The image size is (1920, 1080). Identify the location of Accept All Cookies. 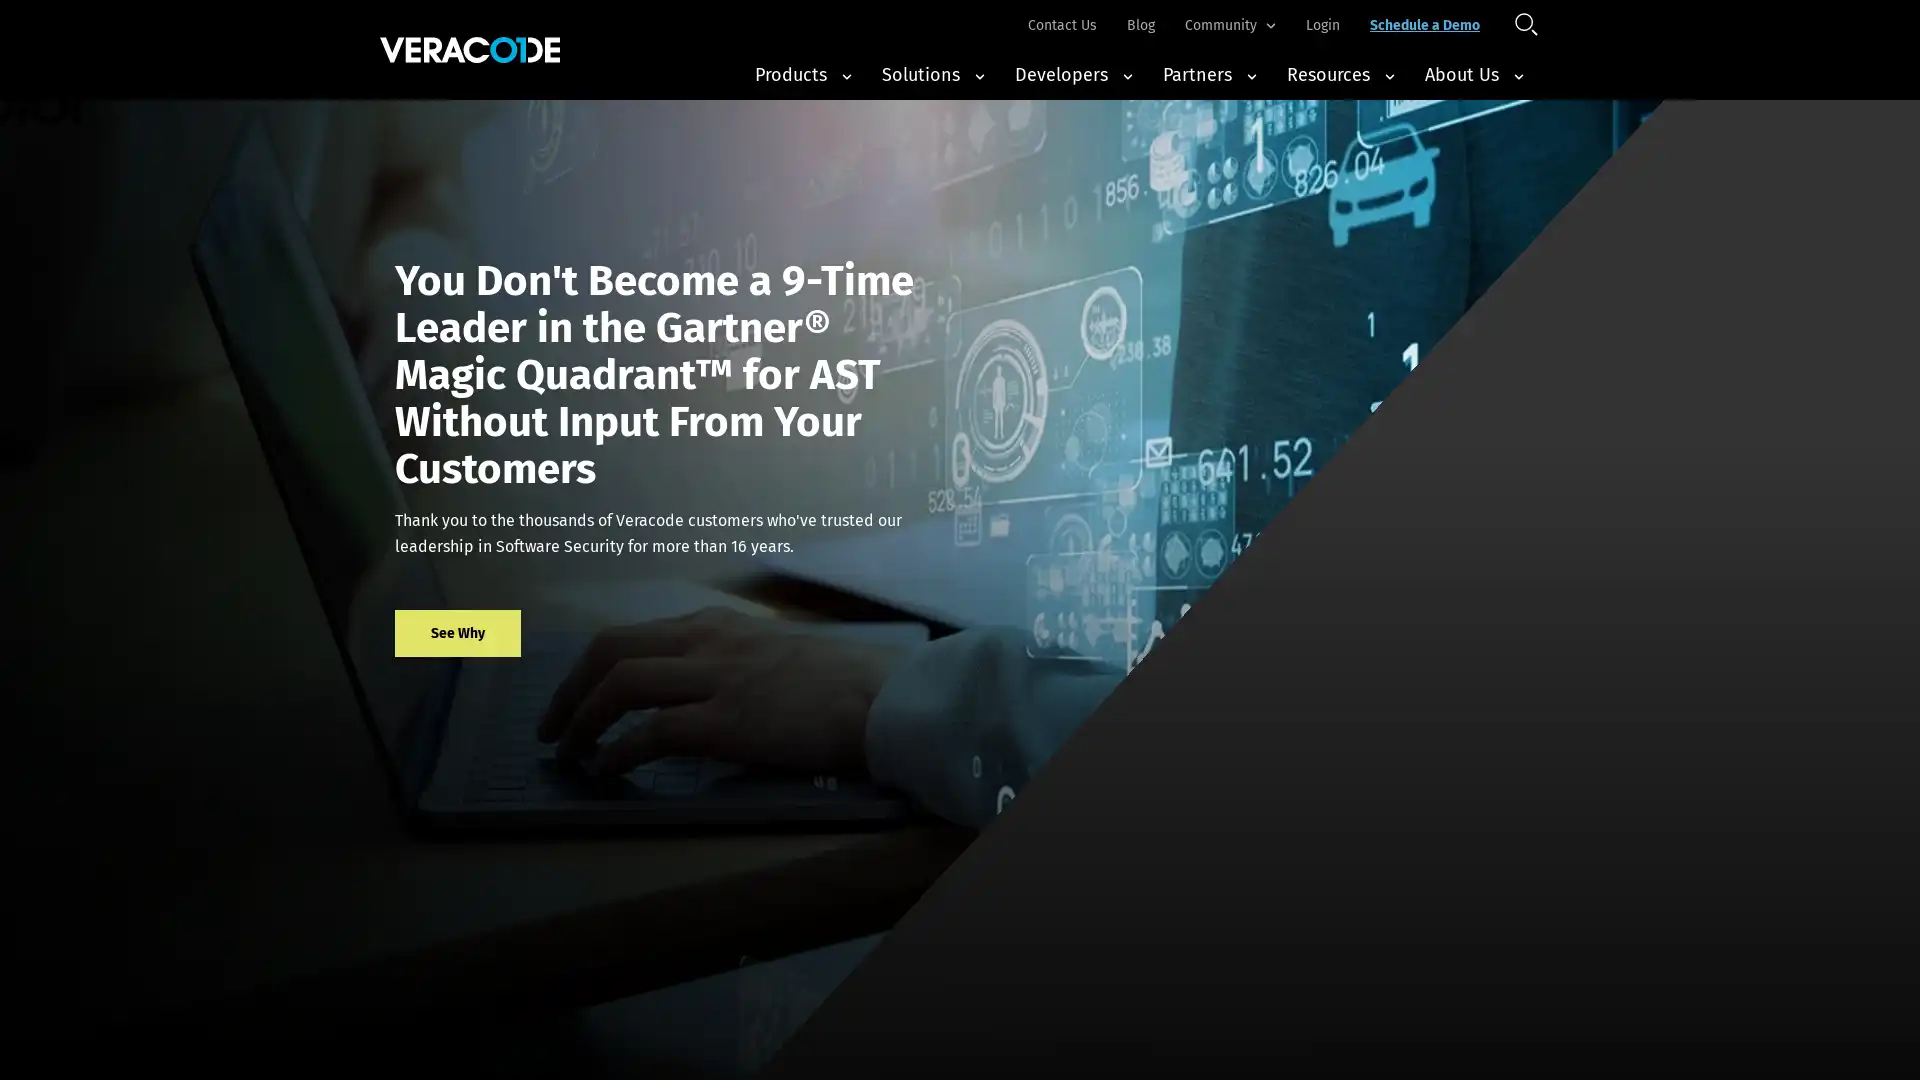
(1471, 1004).